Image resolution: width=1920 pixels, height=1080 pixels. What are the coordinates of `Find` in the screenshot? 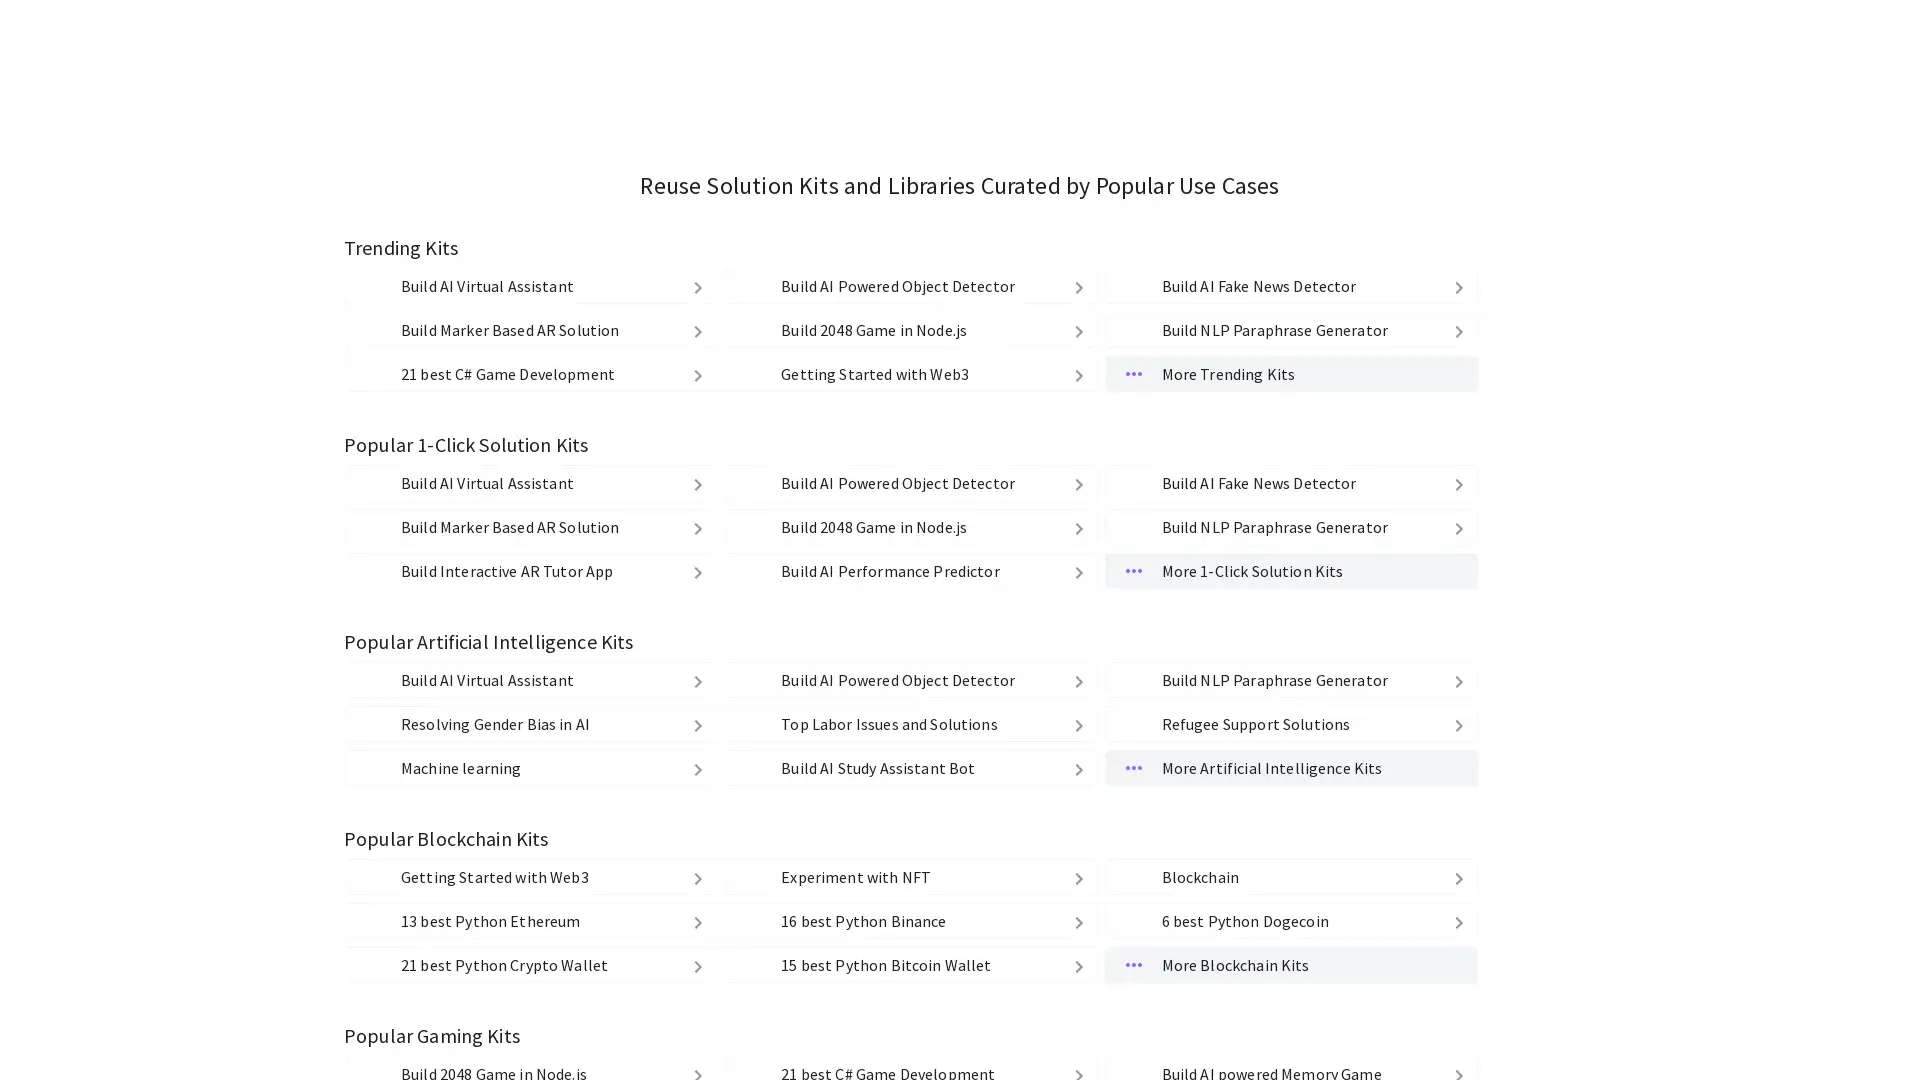 It's located at (1420, 311).